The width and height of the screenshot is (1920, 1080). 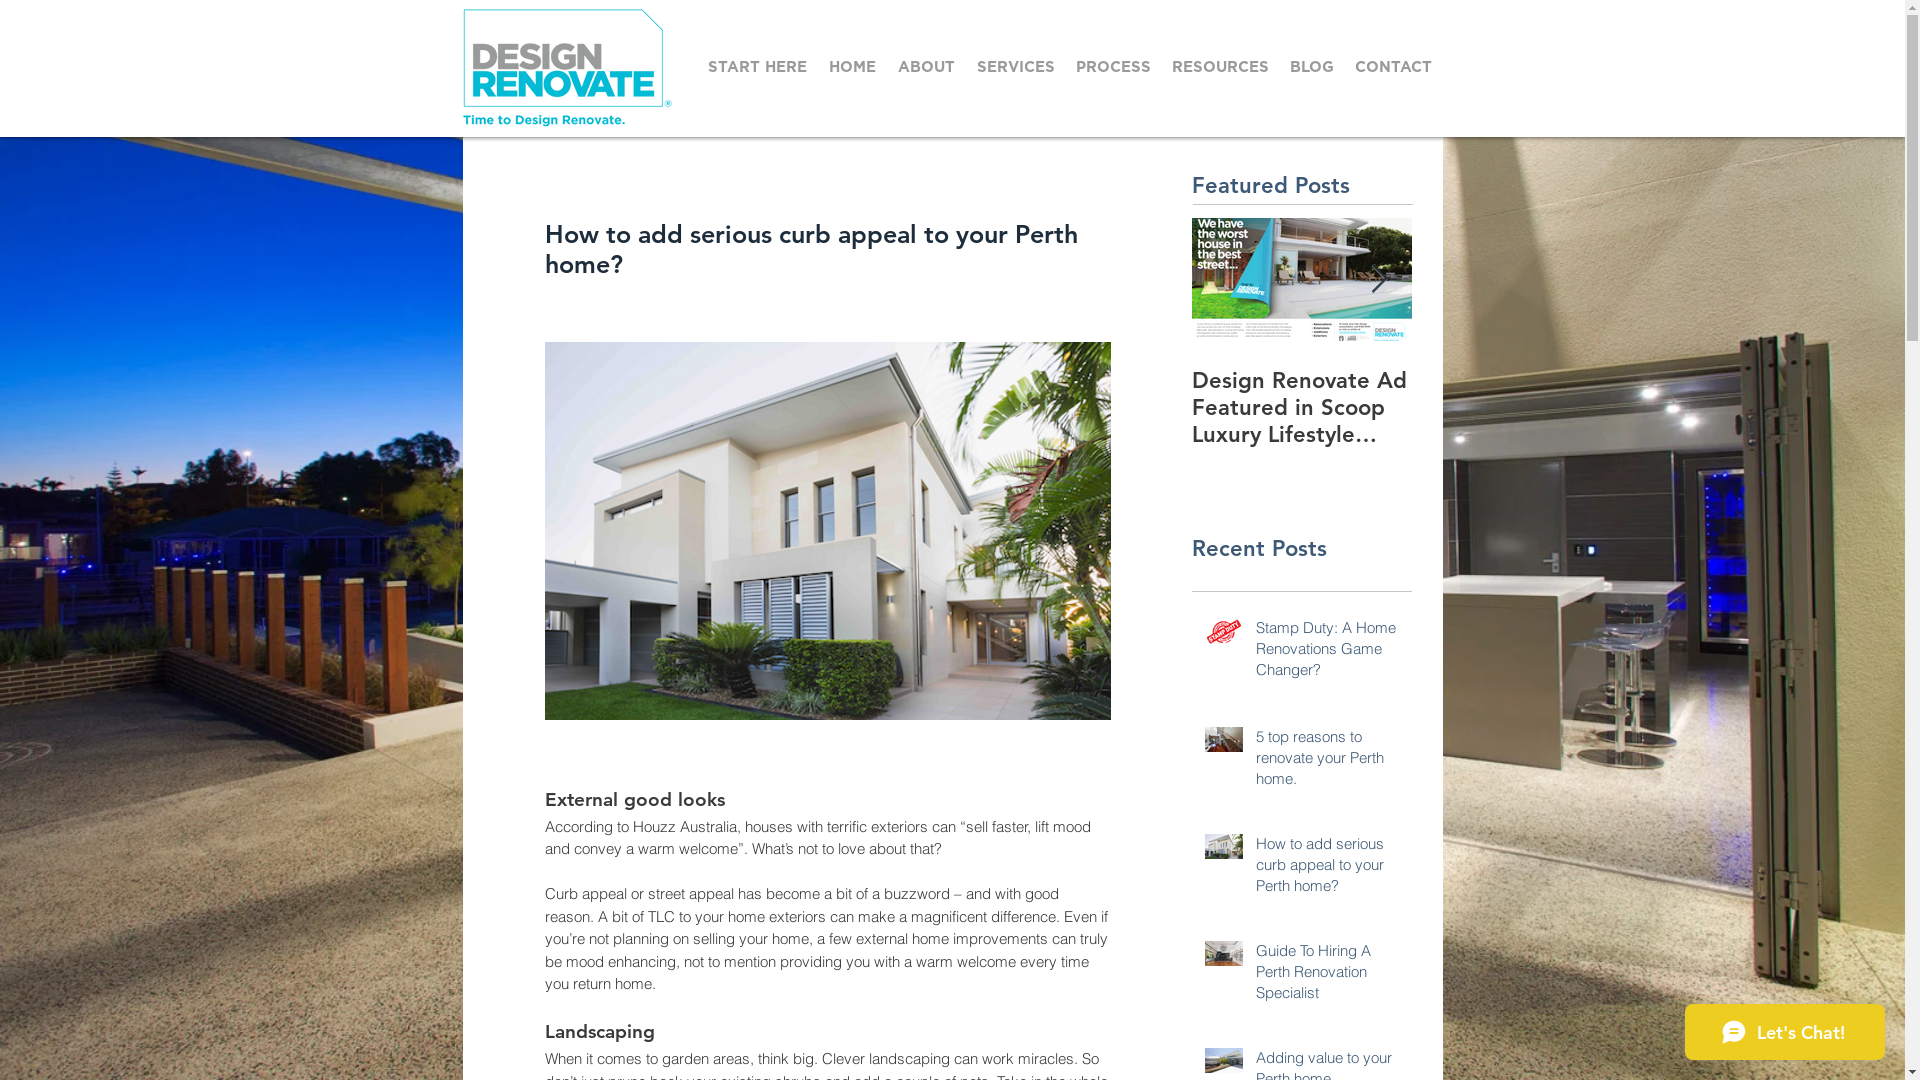 I want to click on 'ABOUT', so click(x=926, y=66).